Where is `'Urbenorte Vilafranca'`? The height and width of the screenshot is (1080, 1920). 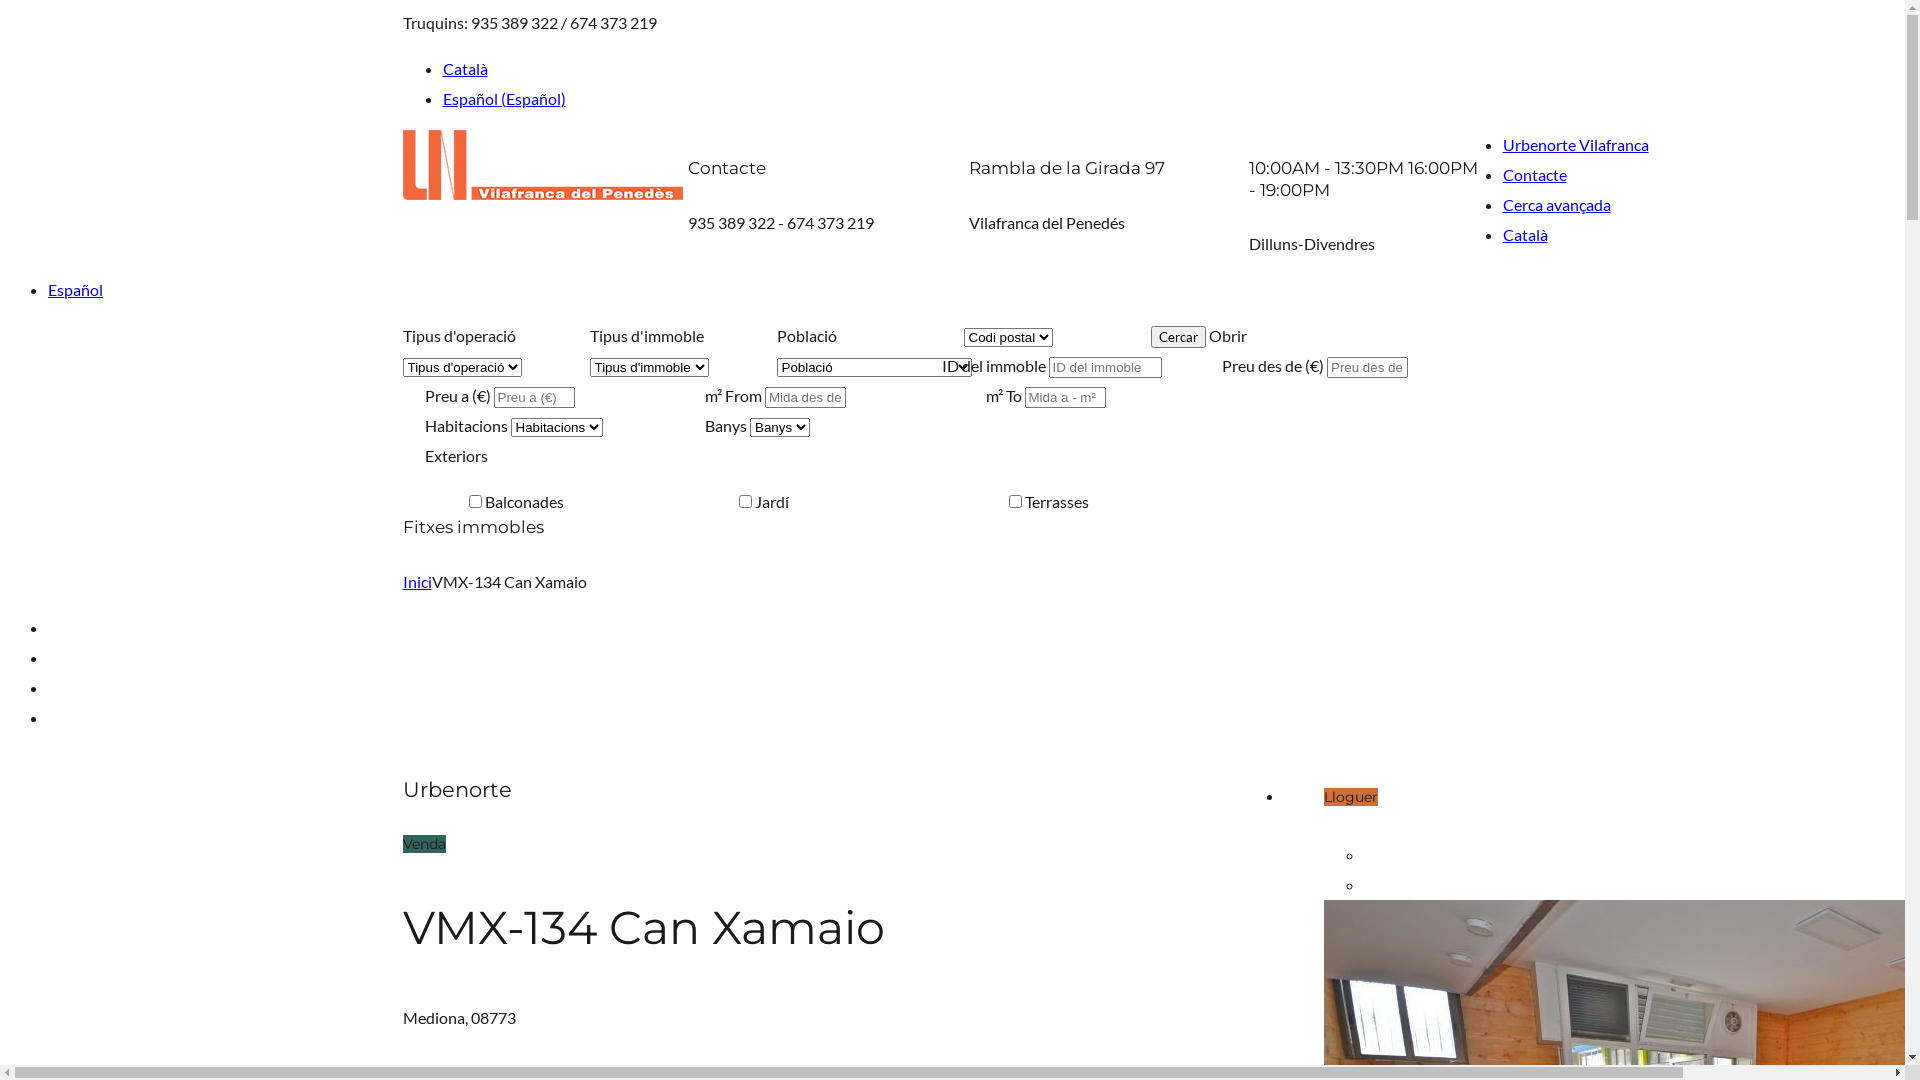
'Urbenorte Vilafranca' is located at coordinates (1573, 143).